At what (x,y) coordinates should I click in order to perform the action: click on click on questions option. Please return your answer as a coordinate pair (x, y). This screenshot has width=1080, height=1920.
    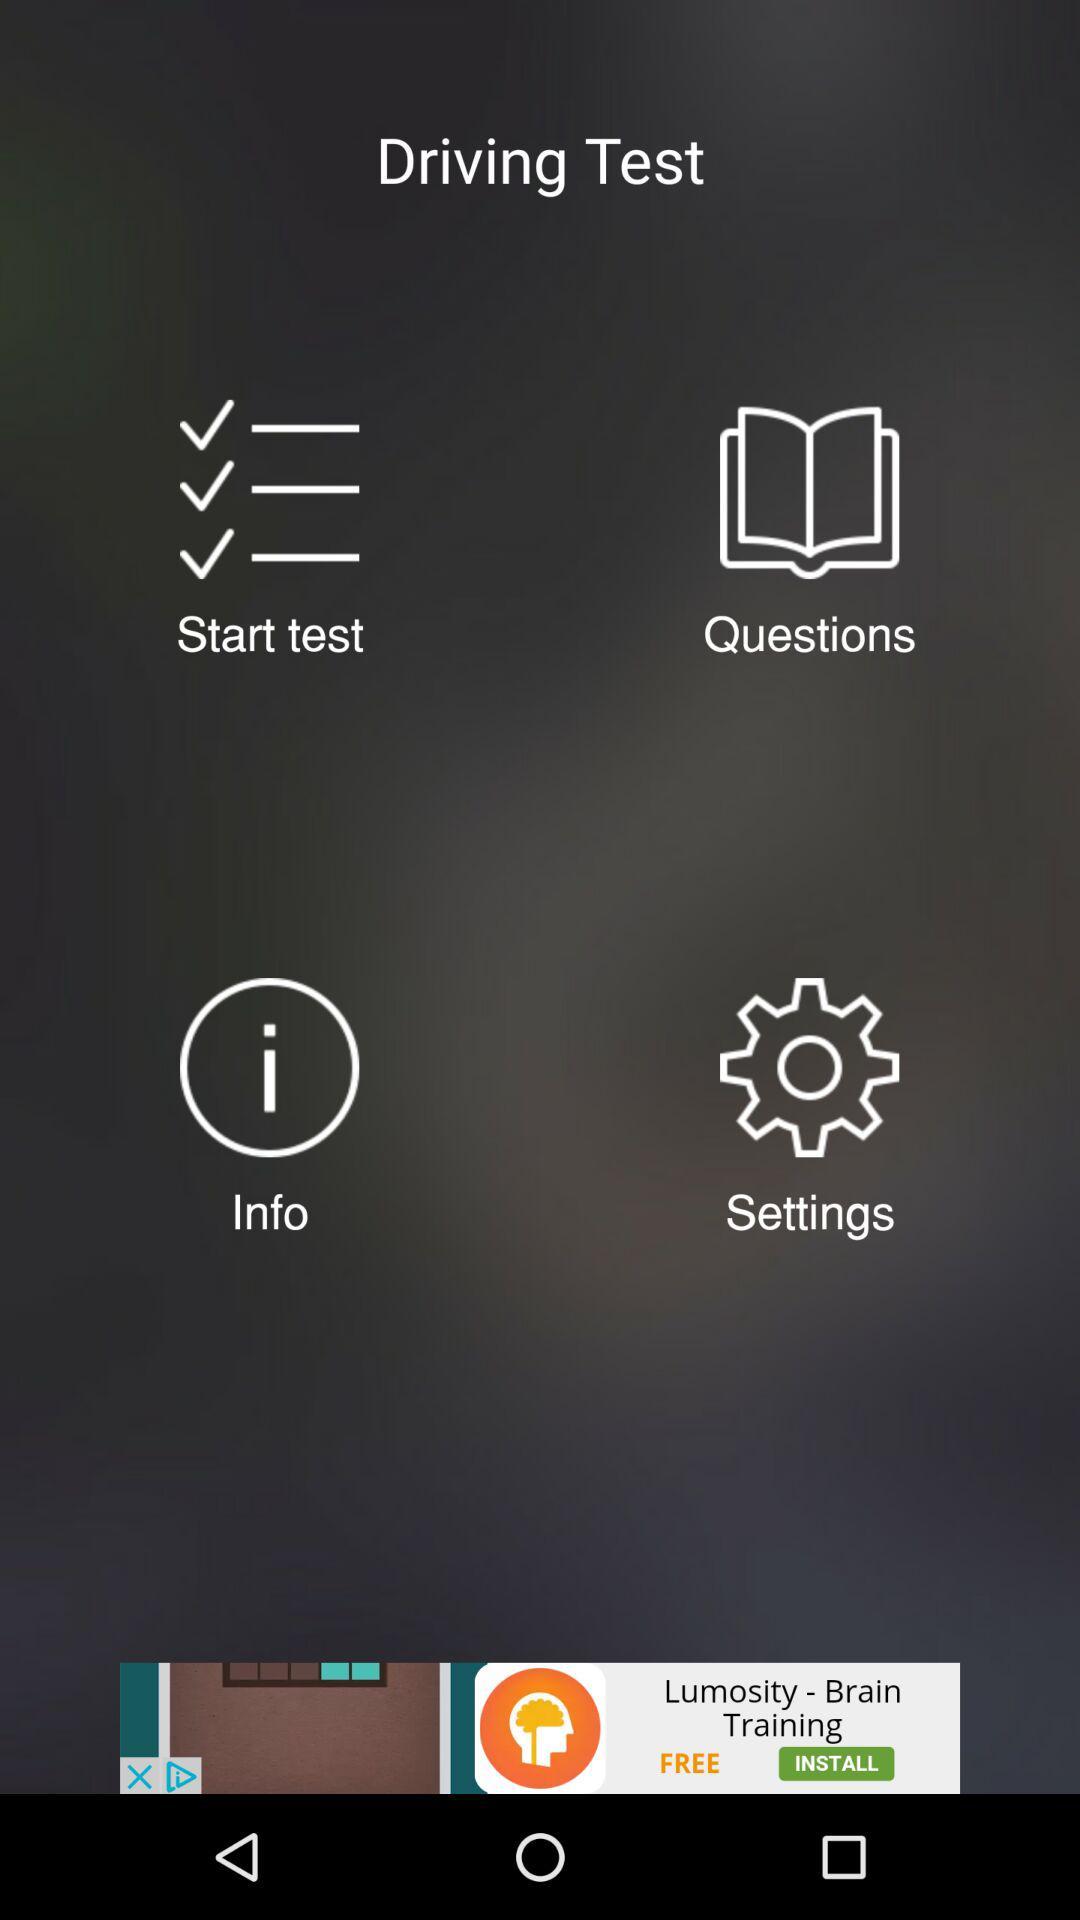
    Looking at the image, I should click on (808, 489).